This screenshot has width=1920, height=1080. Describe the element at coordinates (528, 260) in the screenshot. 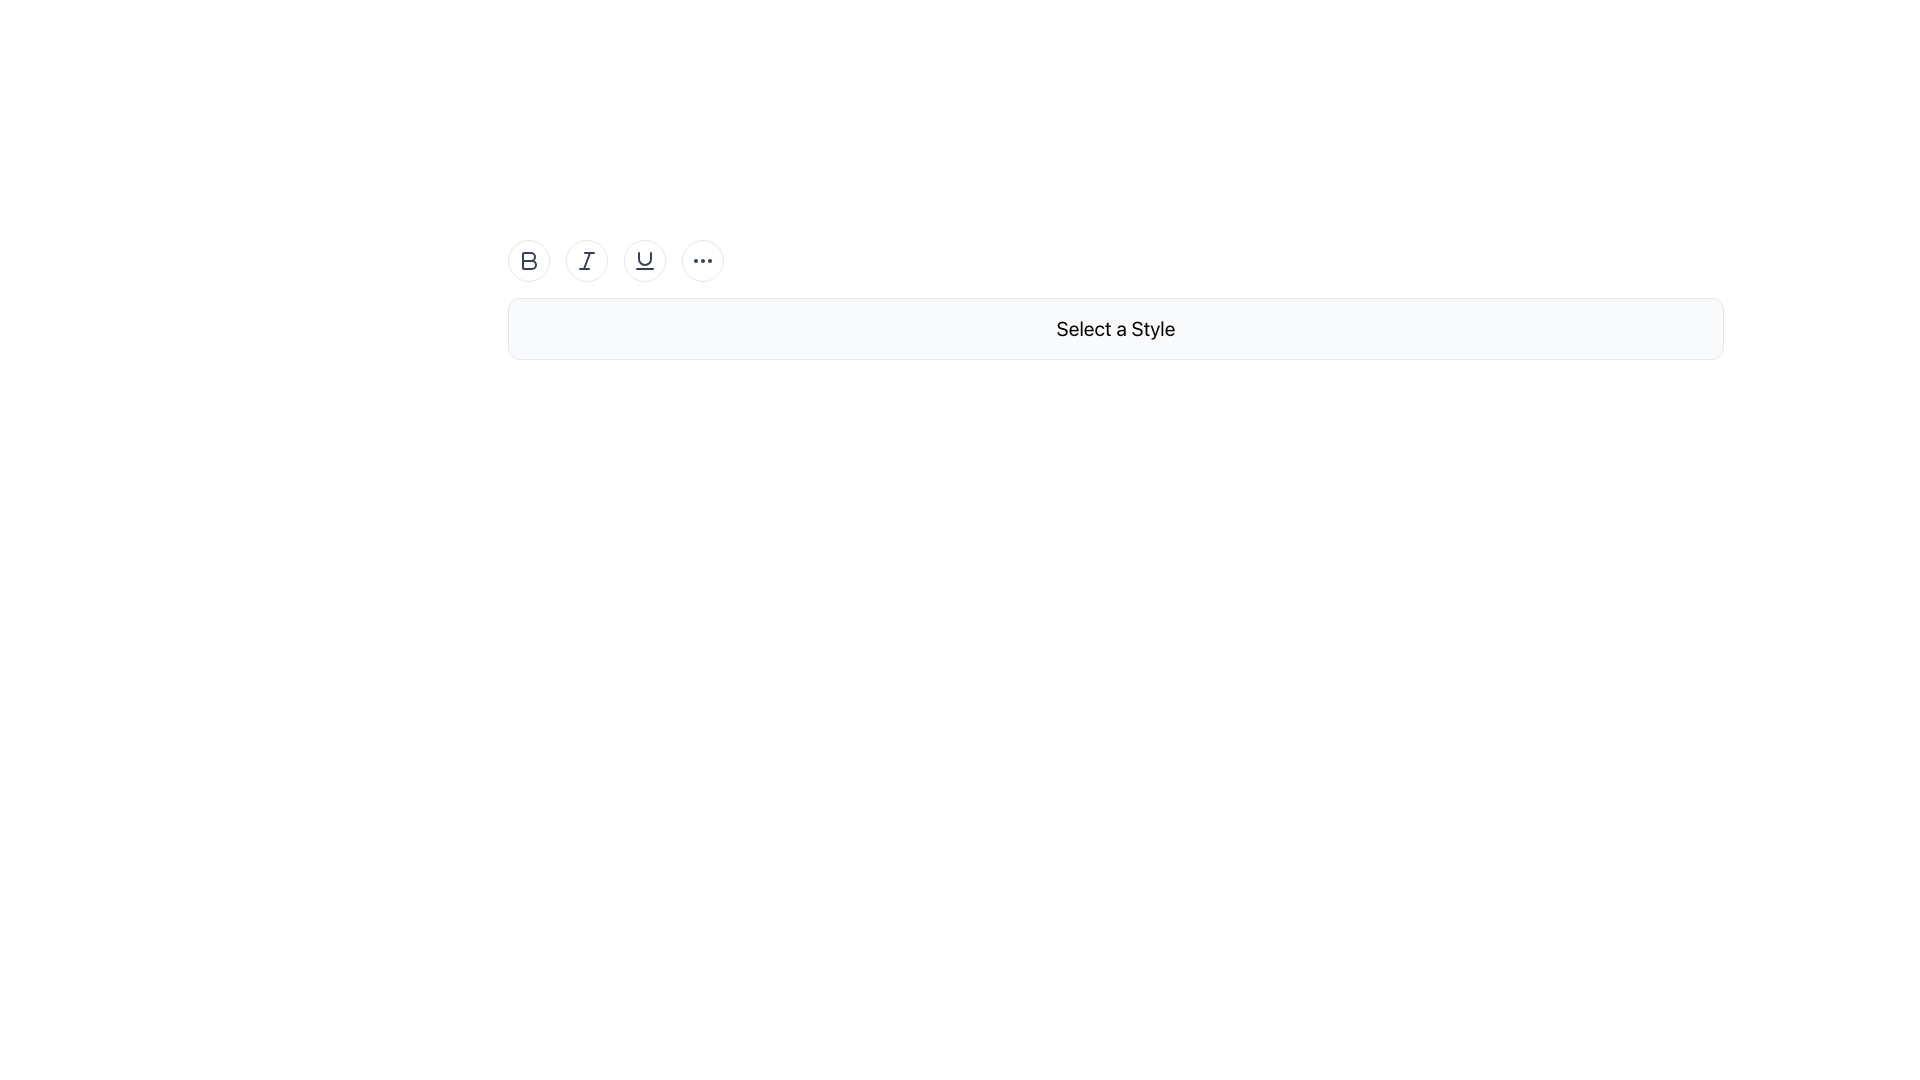

I see `the first button in the horizontal sequence of circular buttons located in the top-left section of the interface to visualize the hover effect` at that location.